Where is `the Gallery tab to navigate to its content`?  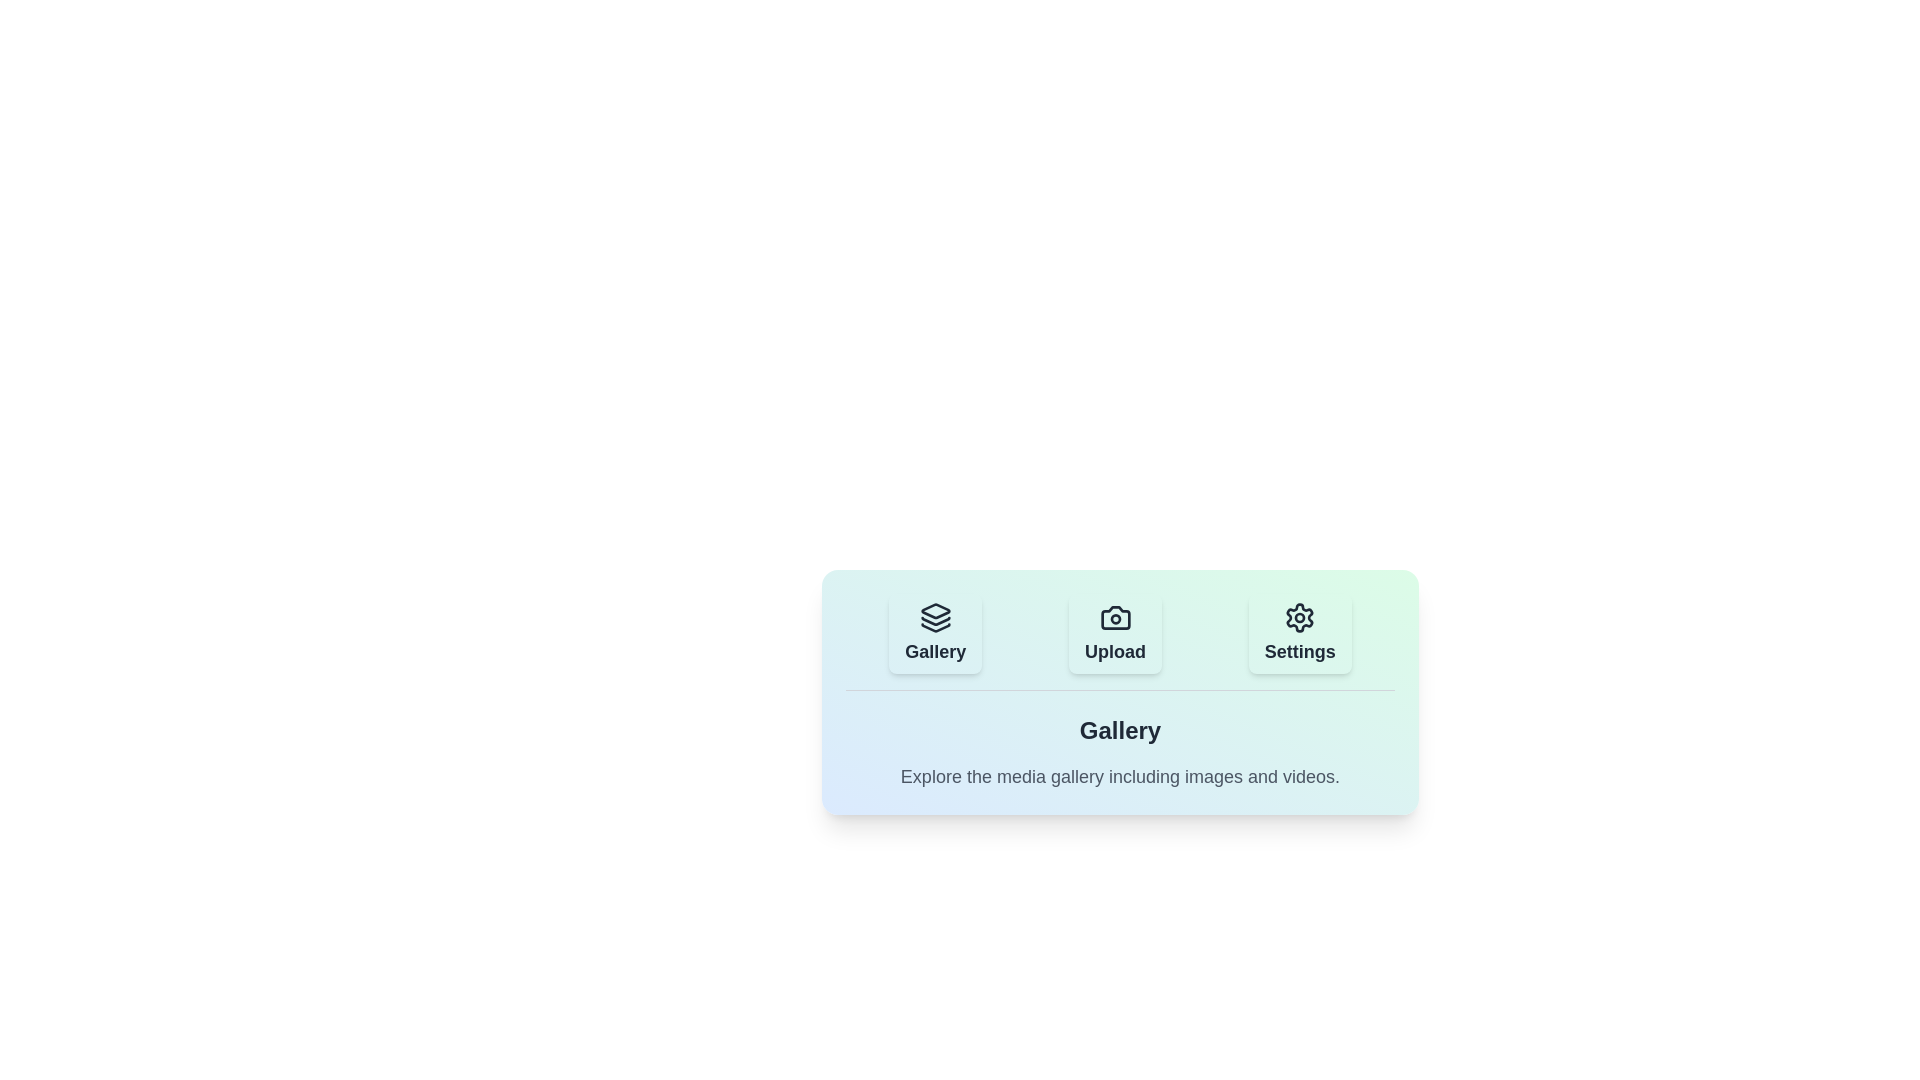 the Gallery tab to navigate to its content is located at coordinates (934, 633).